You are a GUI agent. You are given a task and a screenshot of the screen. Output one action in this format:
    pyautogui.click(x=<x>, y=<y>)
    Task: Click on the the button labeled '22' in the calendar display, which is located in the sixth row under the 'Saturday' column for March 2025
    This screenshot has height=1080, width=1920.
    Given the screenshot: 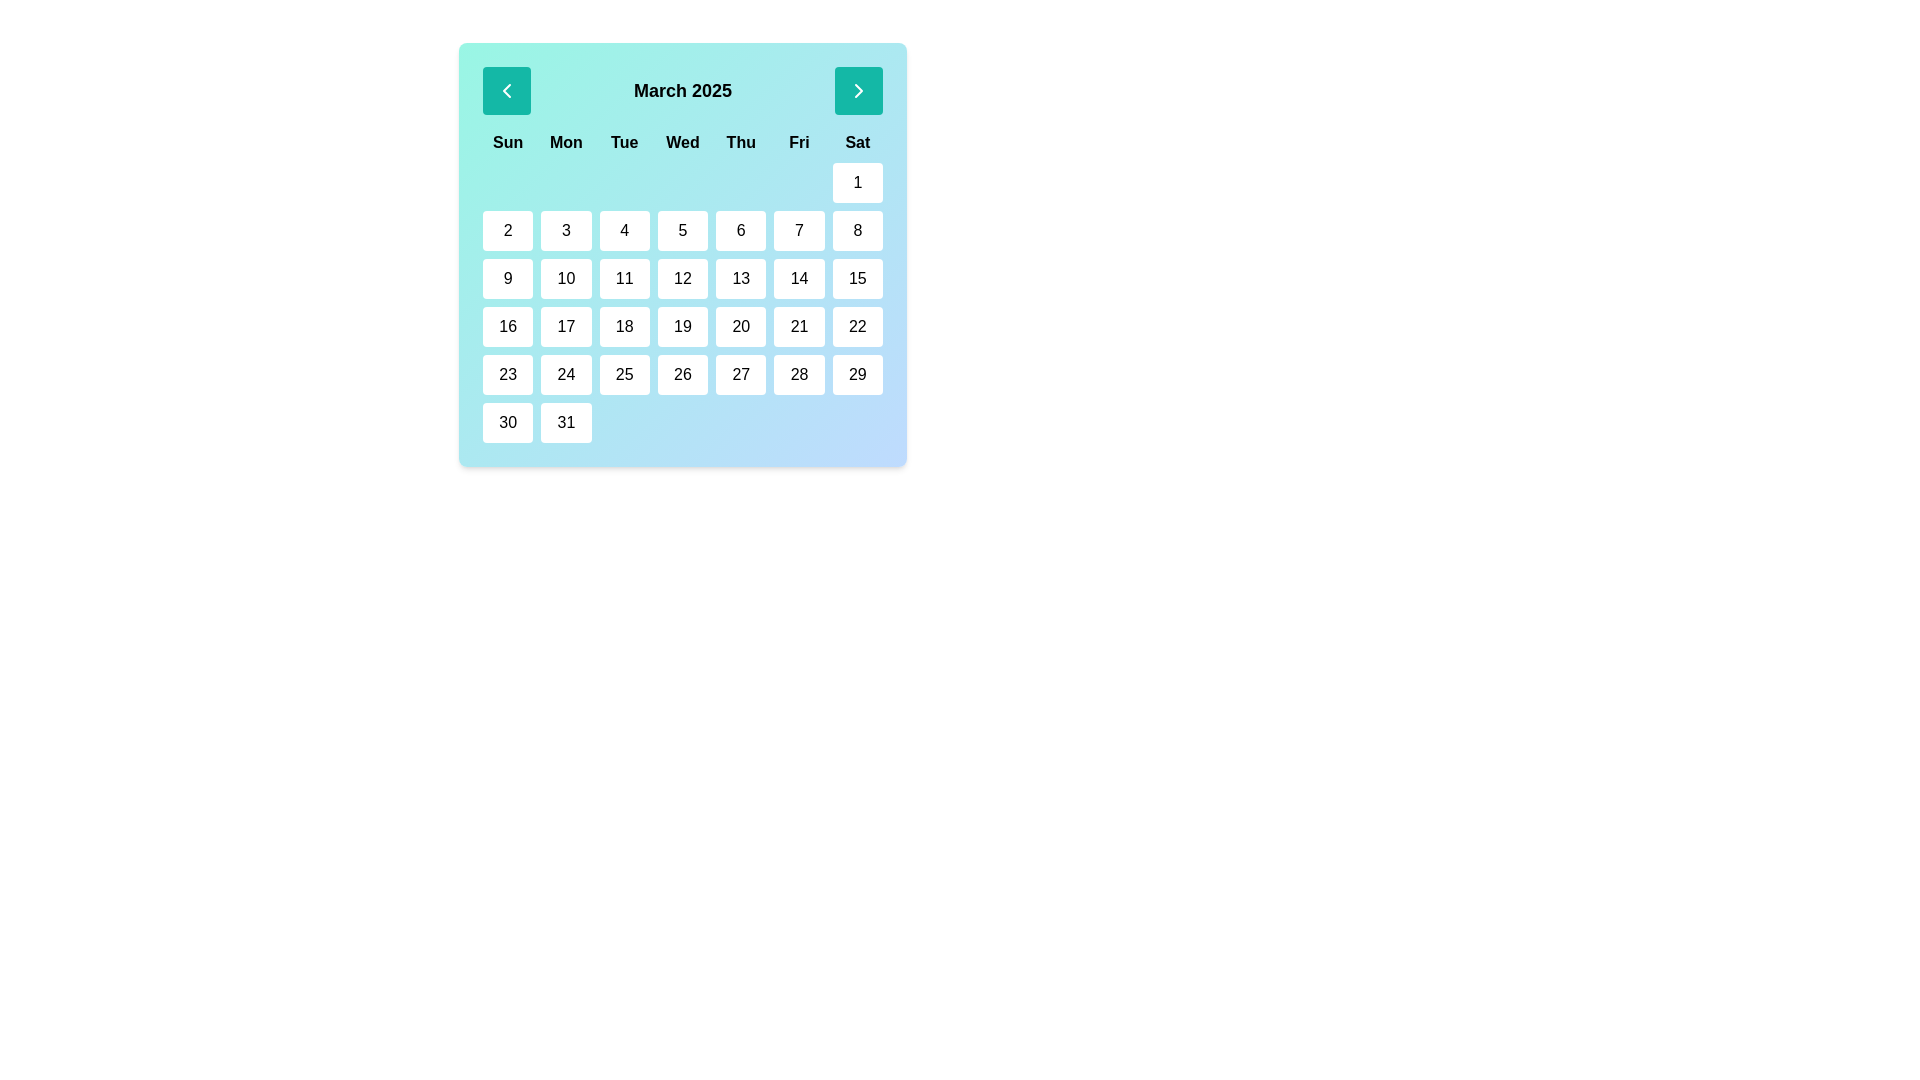 What is the action you would take?
    pyautogui.click(x=857, y=326)
    